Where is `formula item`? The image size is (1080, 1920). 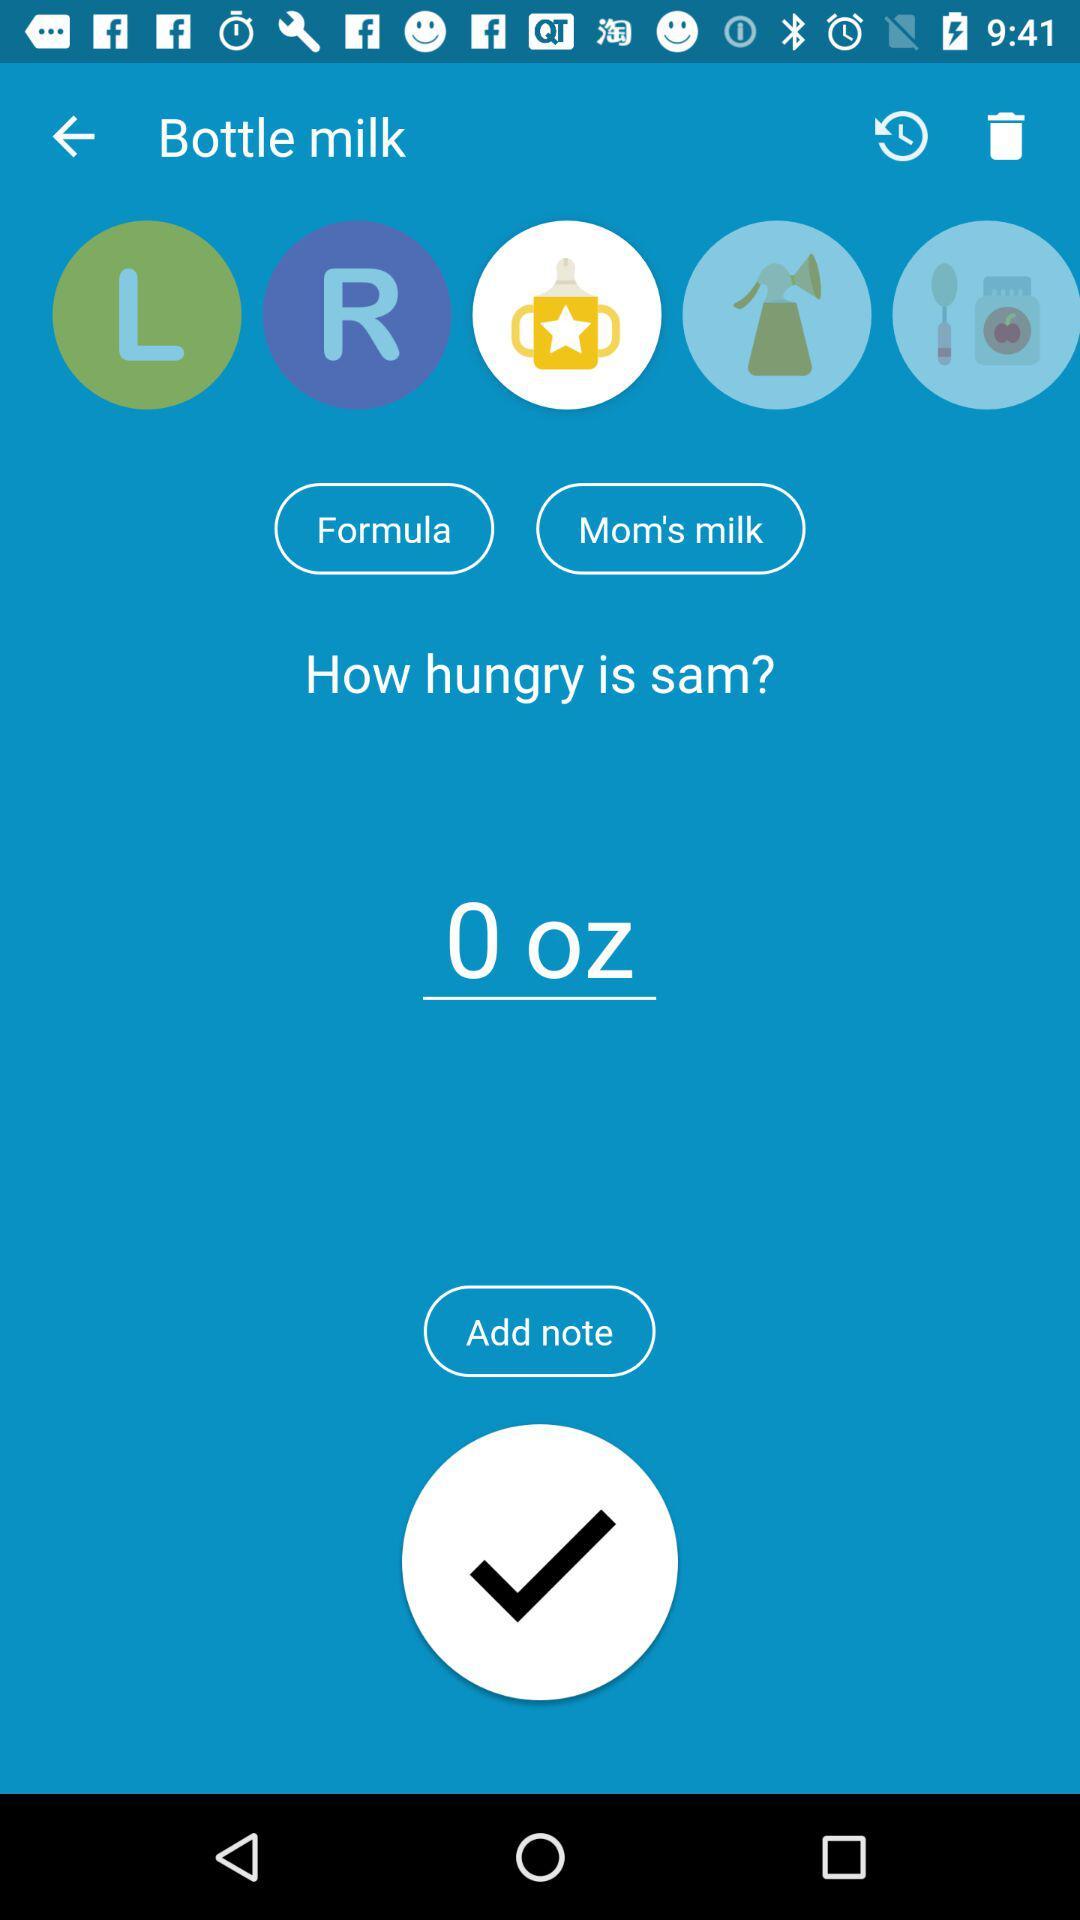 formula item is located at coordinates (384, 528).